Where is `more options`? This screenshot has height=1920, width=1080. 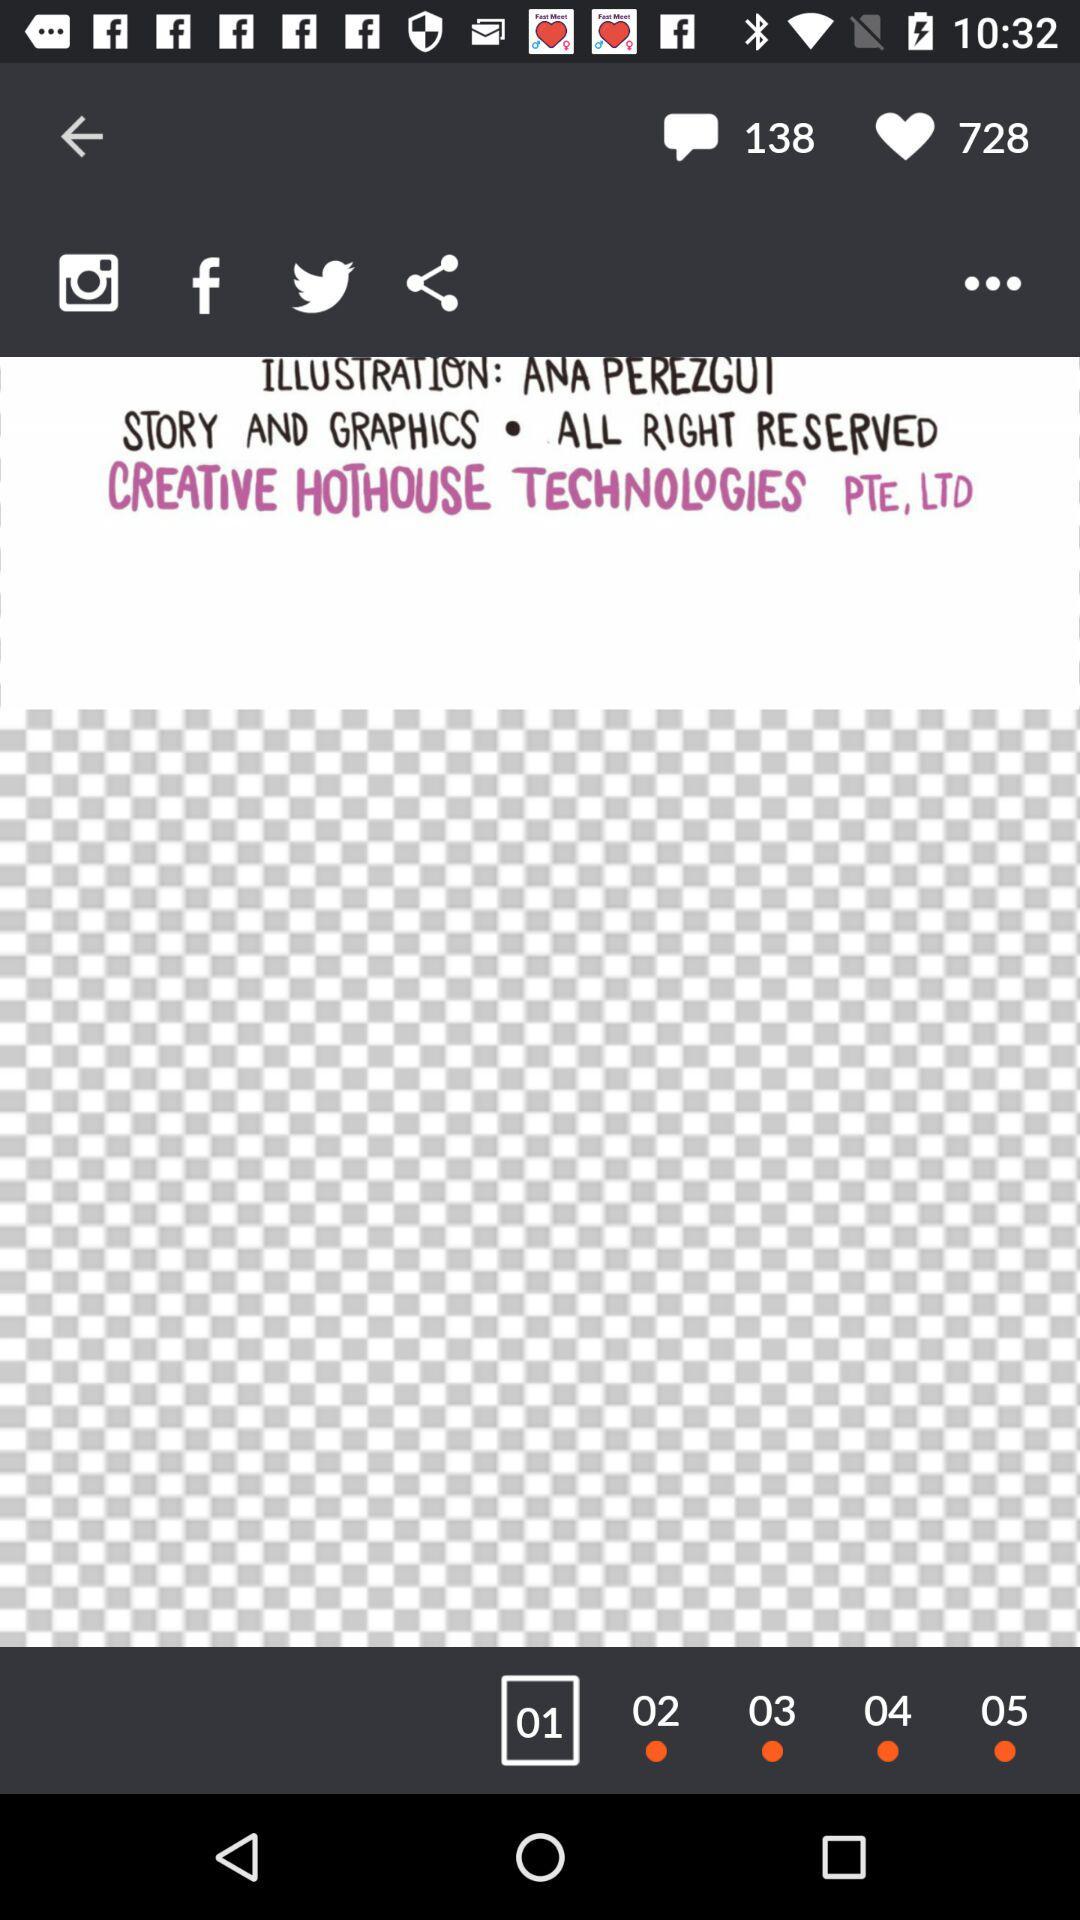 more options is located at coordinates (992, 282).